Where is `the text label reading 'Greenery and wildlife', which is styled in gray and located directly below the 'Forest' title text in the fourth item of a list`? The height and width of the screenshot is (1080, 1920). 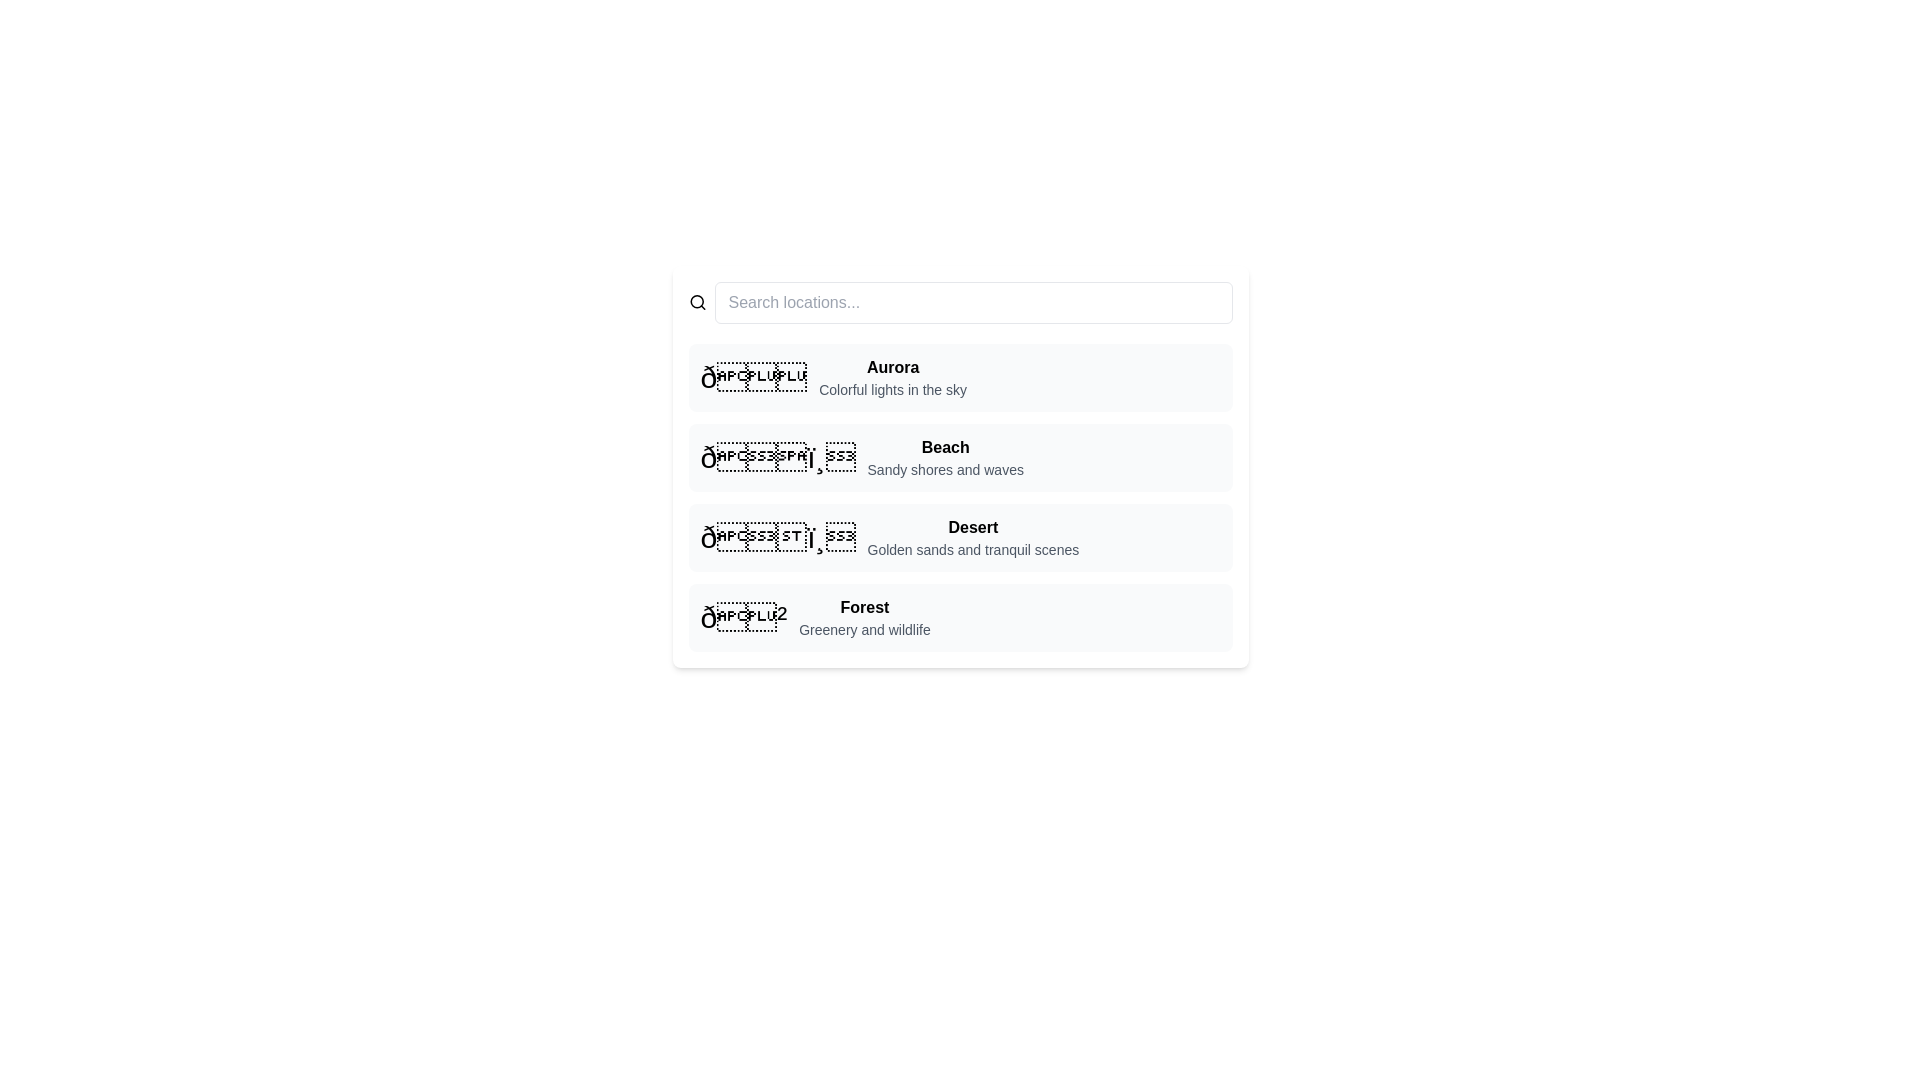
the text label reading 'Greenery and wildlife', which is styled in gray and located directly below the 'Forest' title text in the fourth item of a list is located at coordinates (864, 628).